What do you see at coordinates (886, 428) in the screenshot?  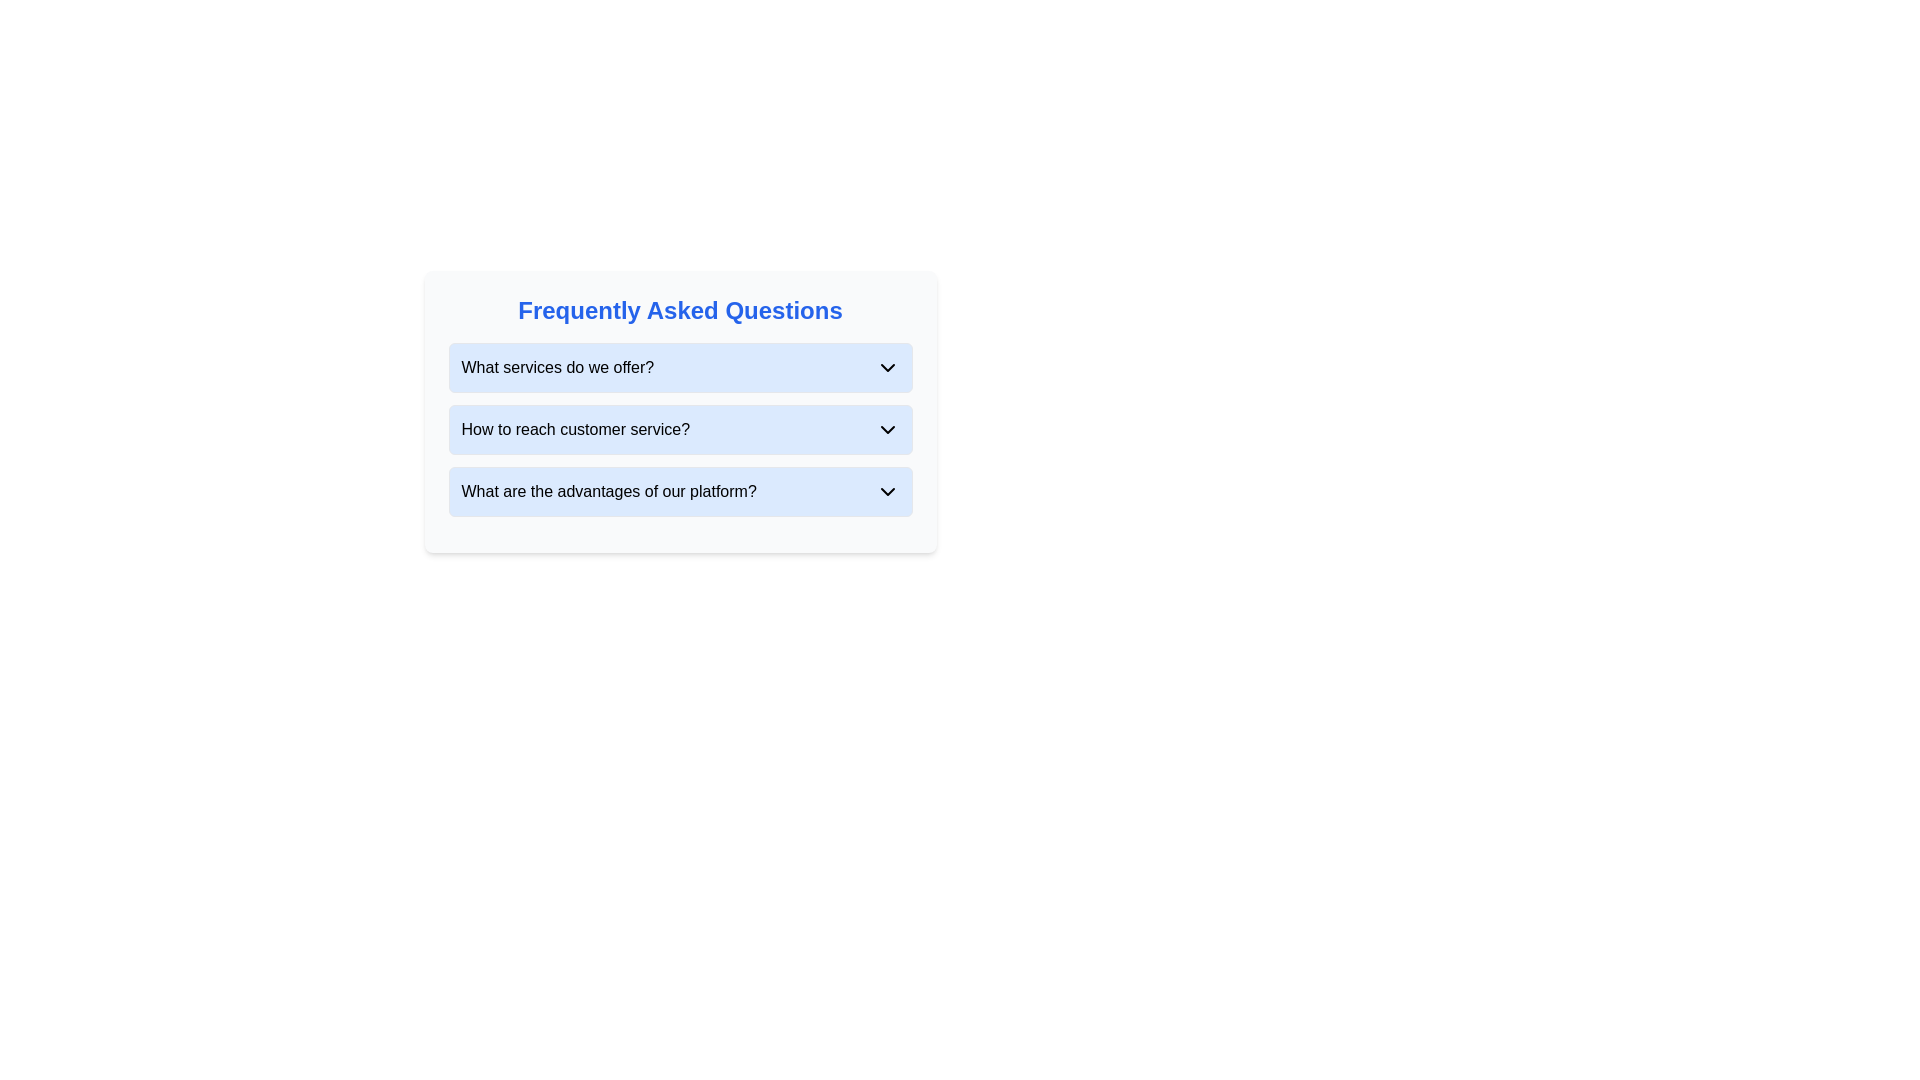 I see `the chevron icon located on the right side of the FAQ section titled 'How to reach customer service?'` at bounding box center [886, 428].